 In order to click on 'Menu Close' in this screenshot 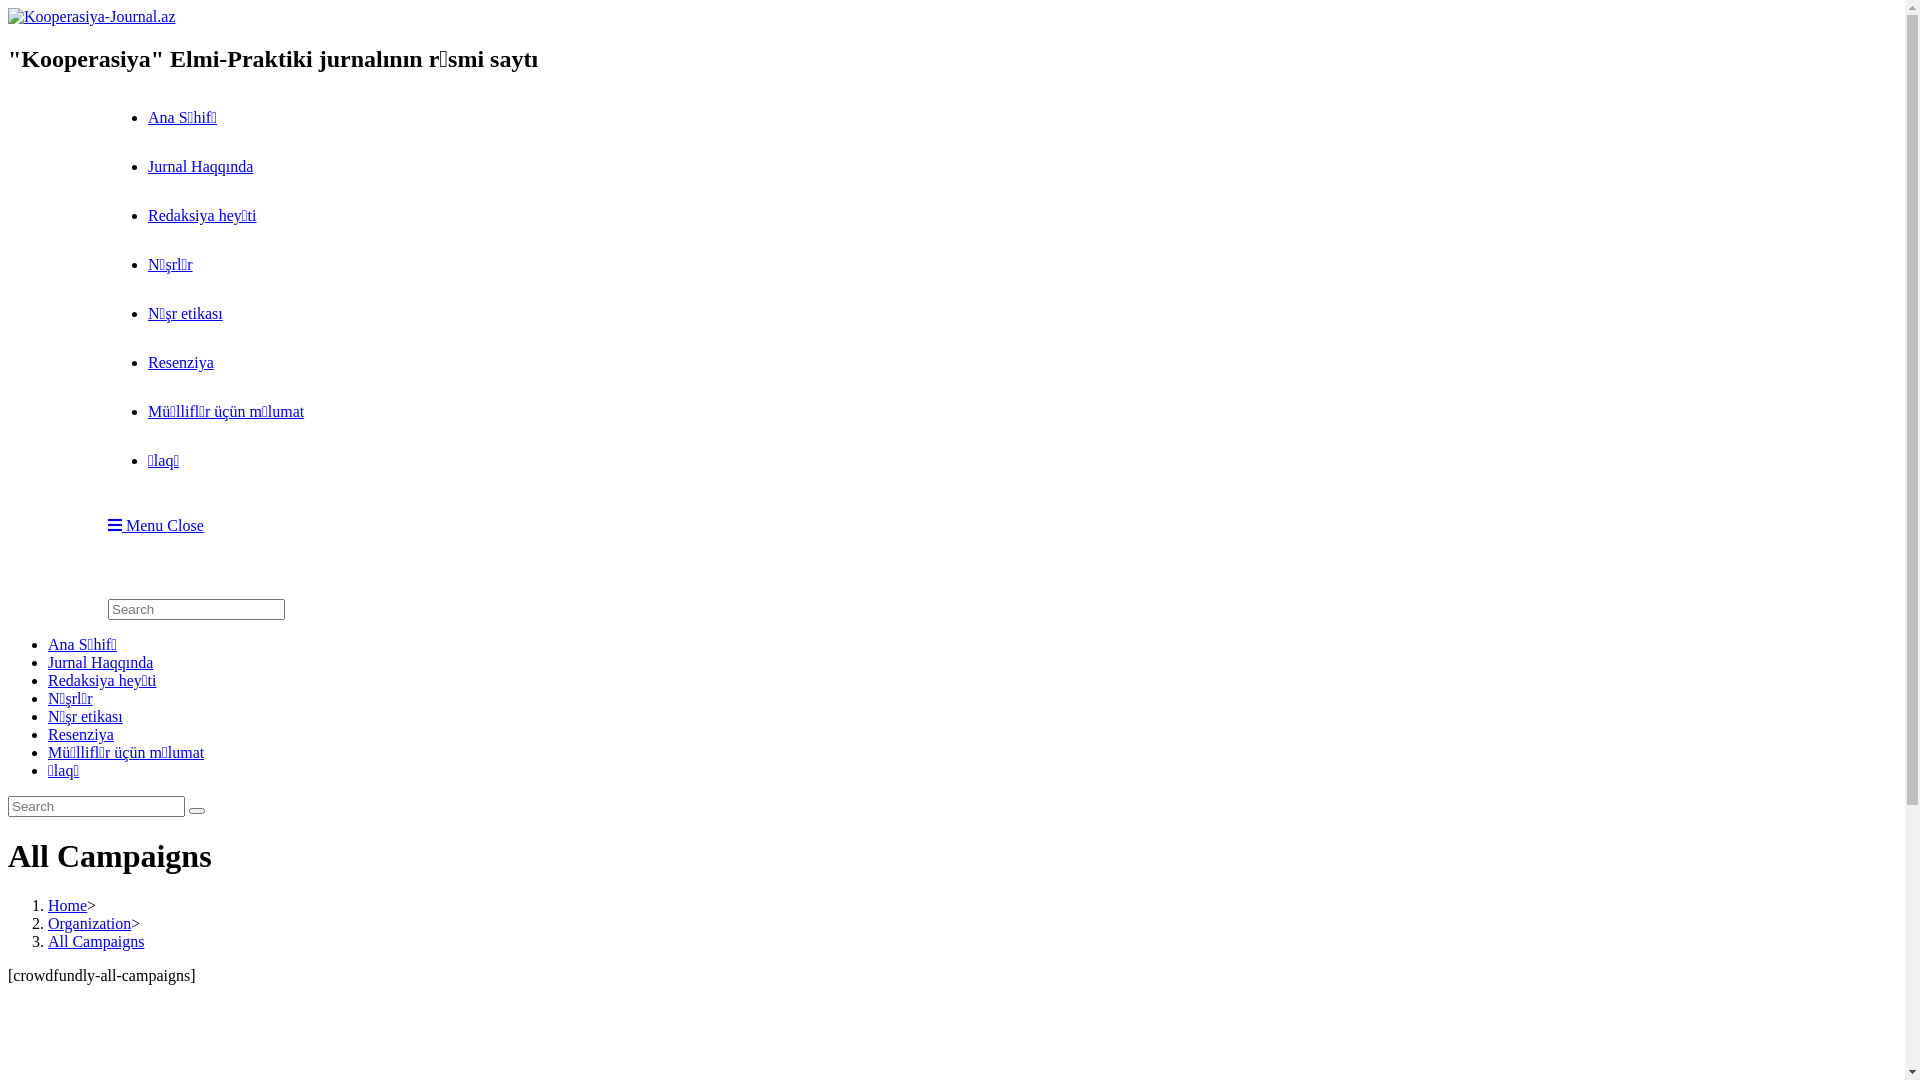, I will do `click(155, 524)`.